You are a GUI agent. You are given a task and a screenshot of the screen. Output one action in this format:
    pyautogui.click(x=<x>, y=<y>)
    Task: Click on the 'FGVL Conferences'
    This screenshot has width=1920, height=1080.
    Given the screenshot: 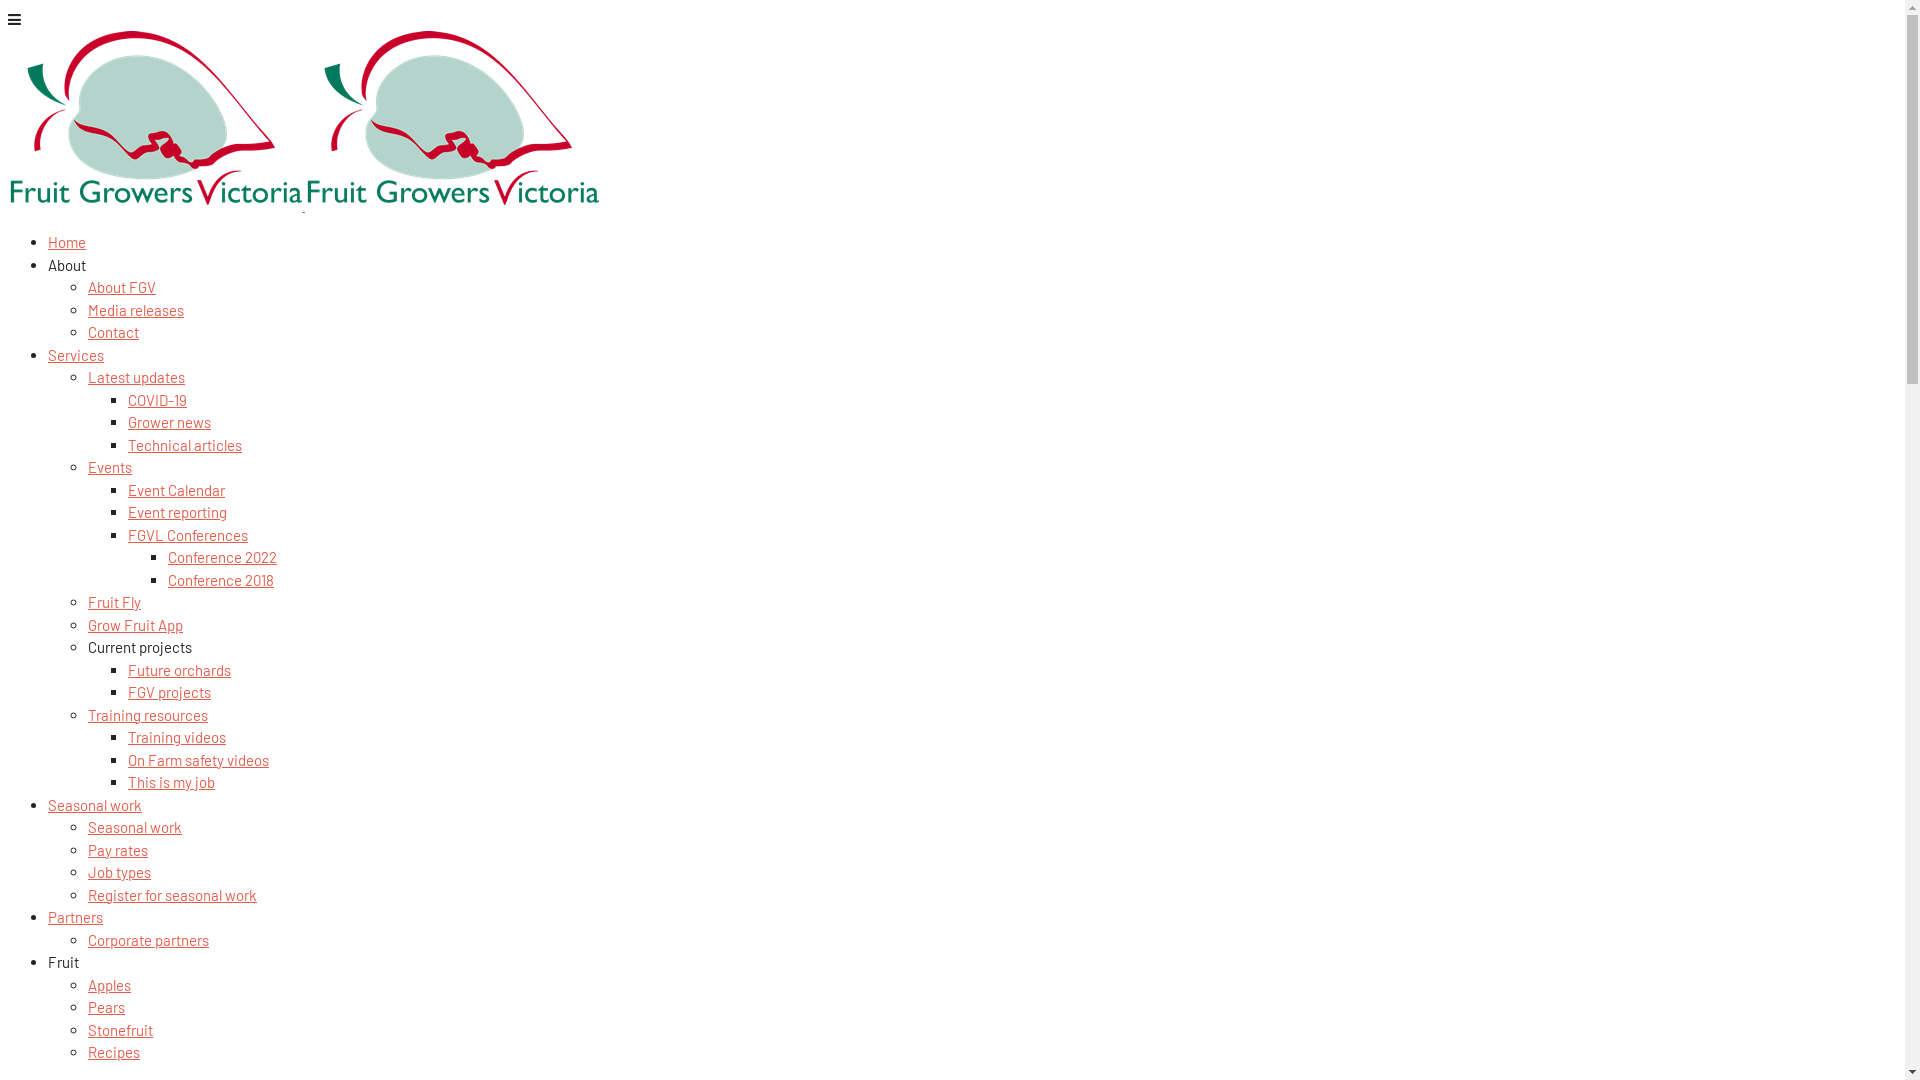 What is the action you would take?
    pyautogui.click(x=187, y=534)
    